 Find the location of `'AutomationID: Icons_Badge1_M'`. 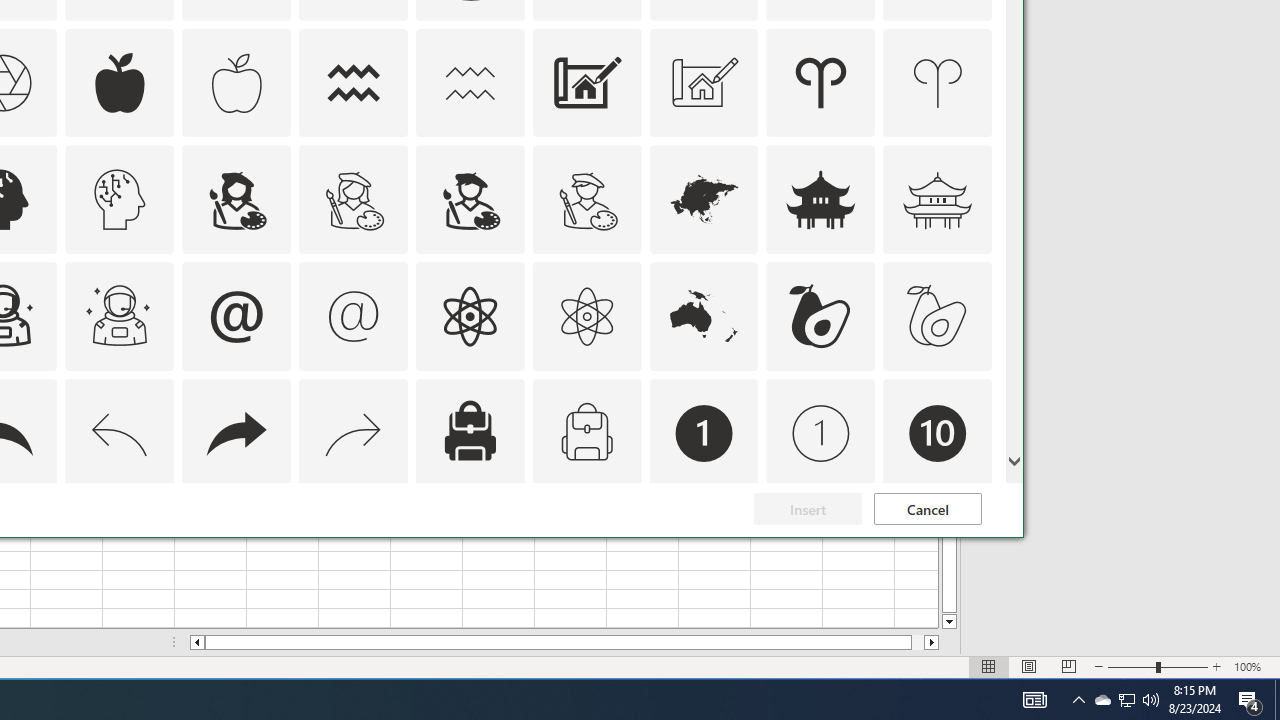

'AutomationID: Icons_Badge1_M' is located at coordinates (821, 433).